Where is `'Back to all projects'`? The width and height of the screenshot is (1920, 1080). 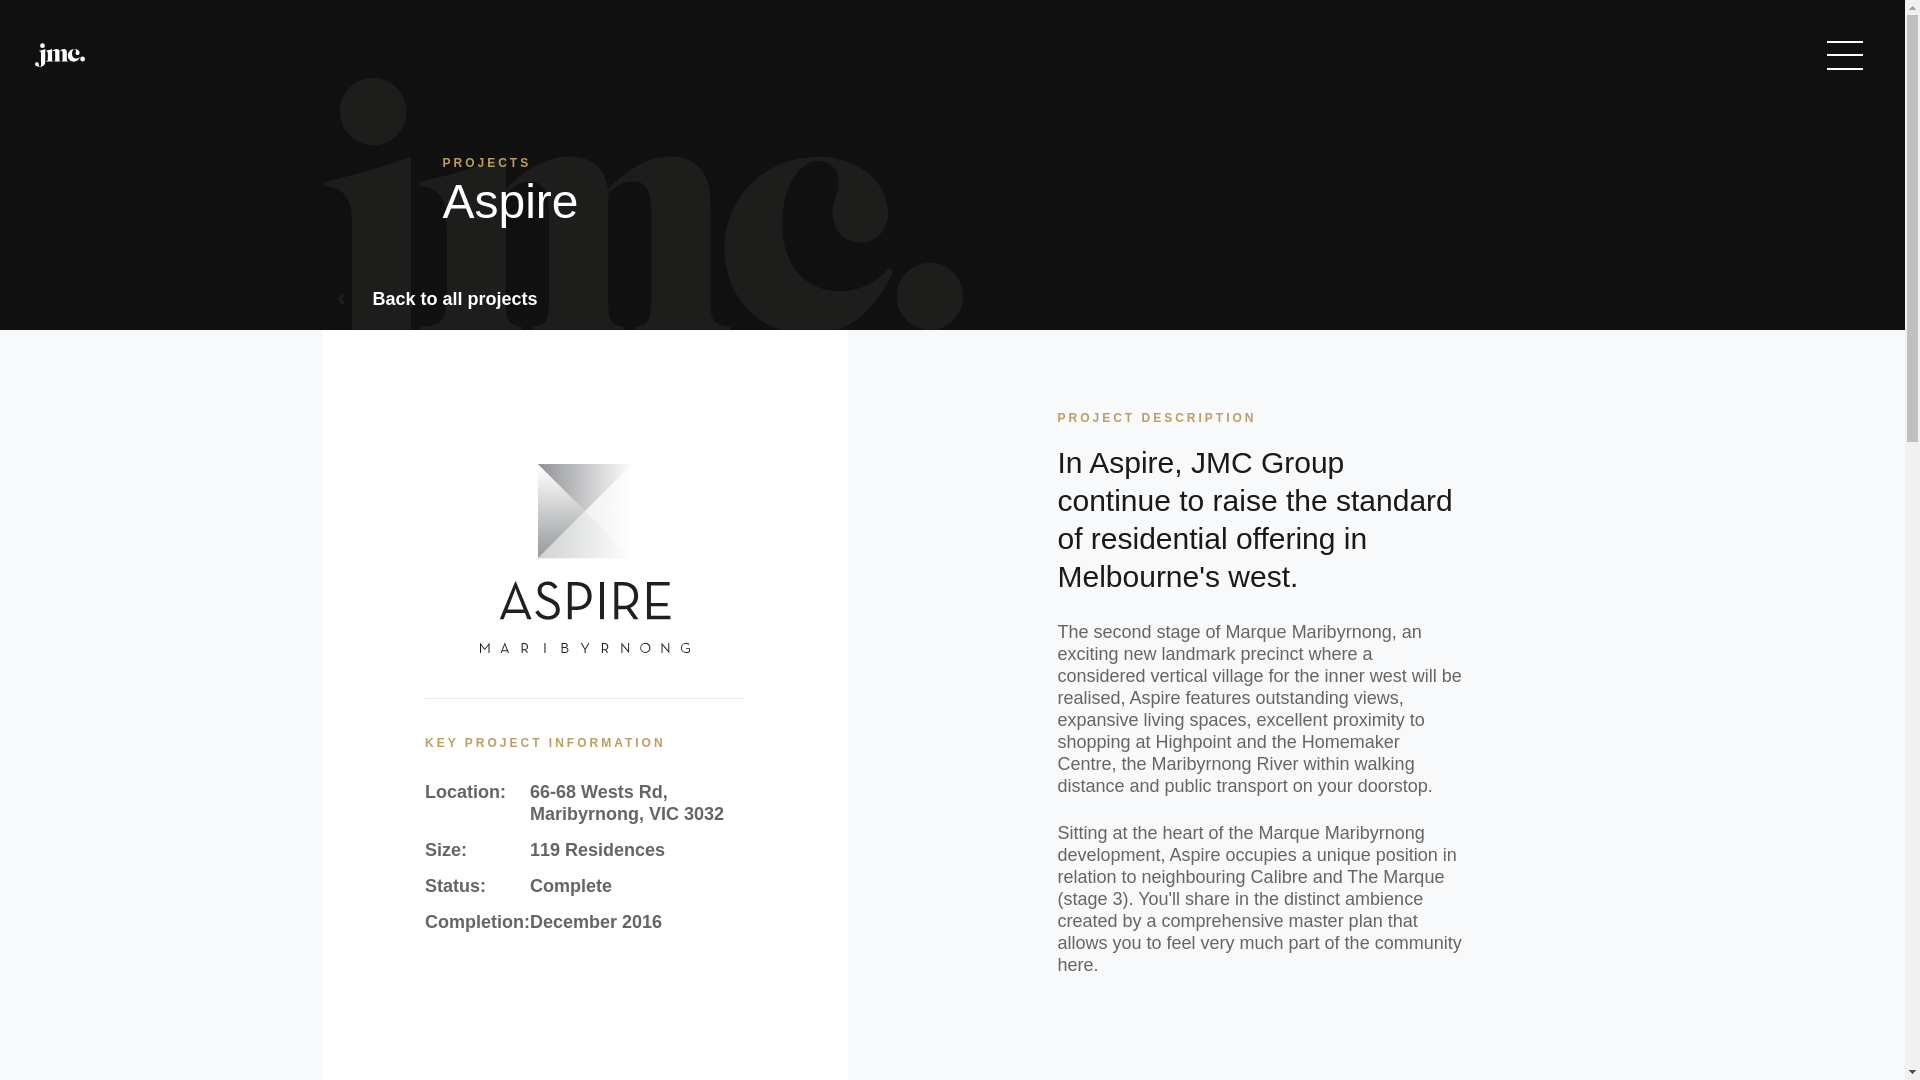
'Back to all projects' is located at coordinates (436, 299).